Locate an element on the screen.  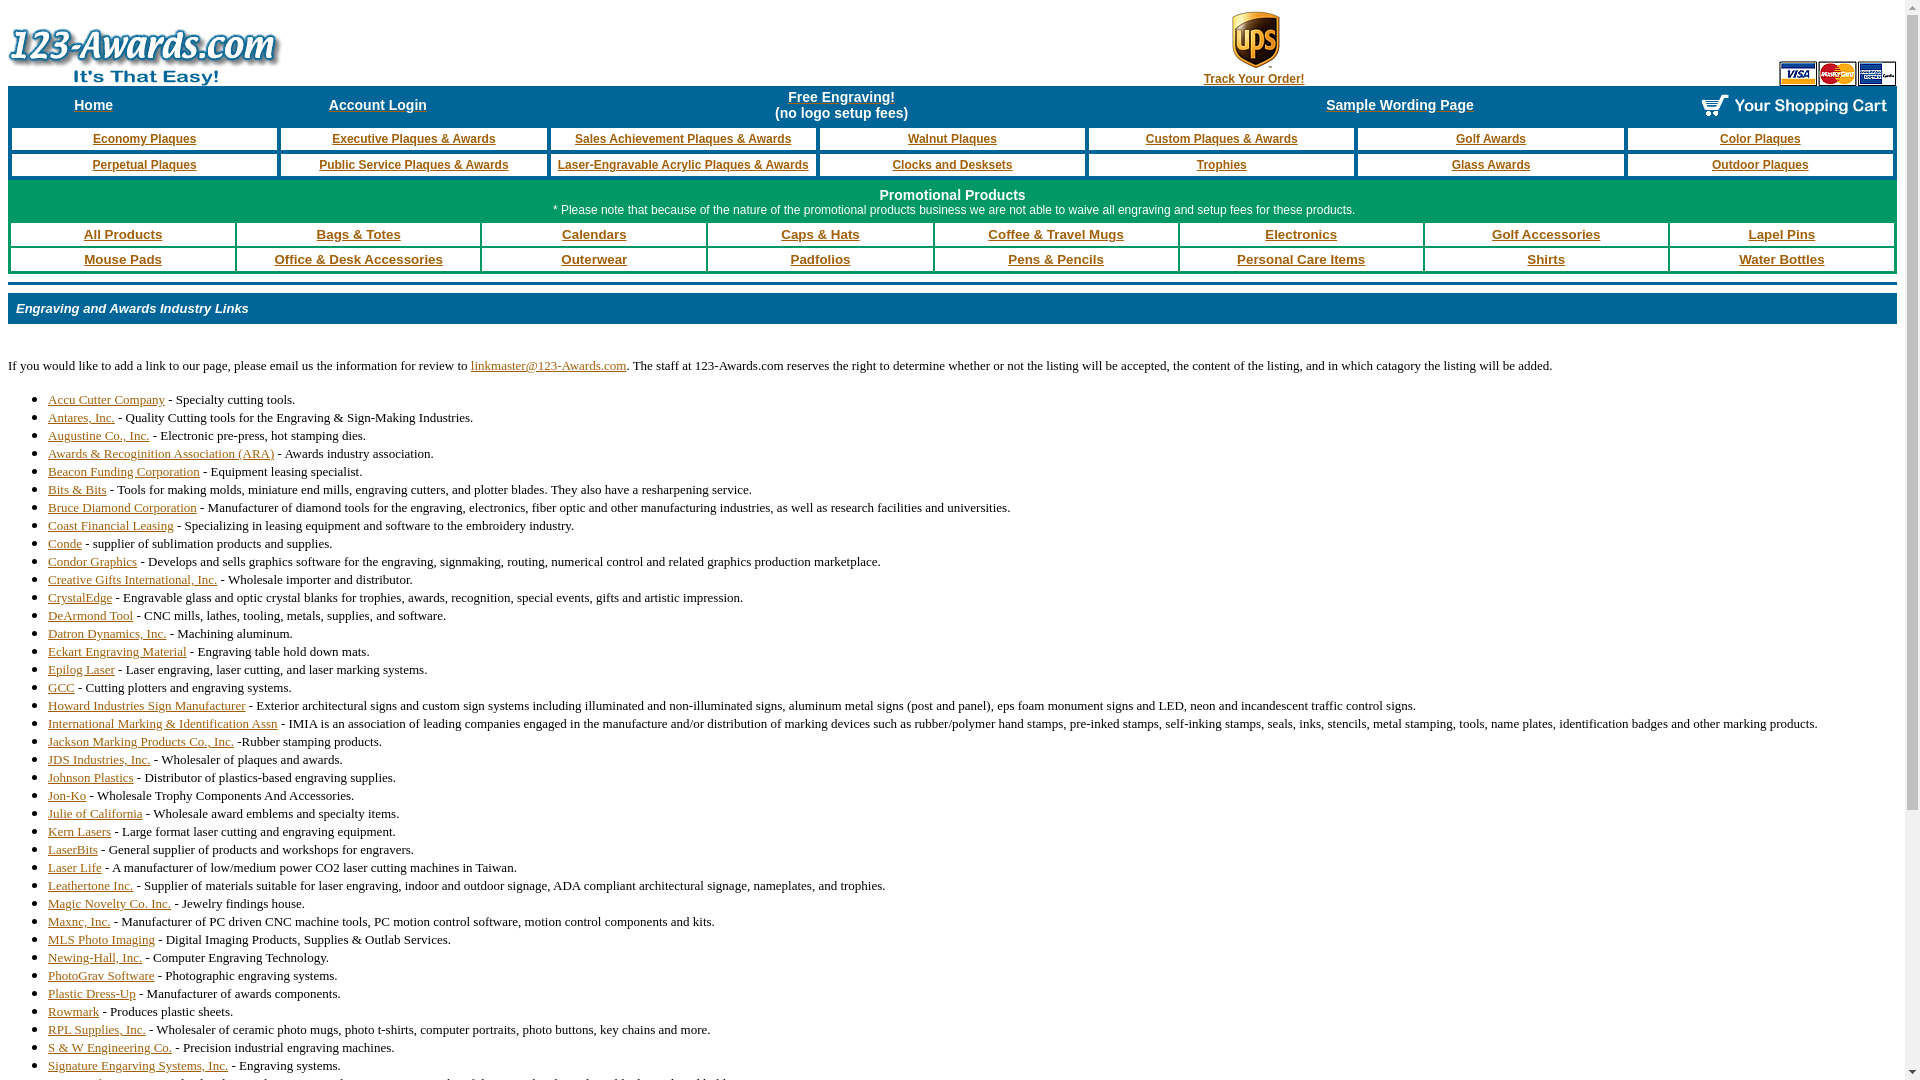
'Julie of California' is located at coordinates (94, 813).